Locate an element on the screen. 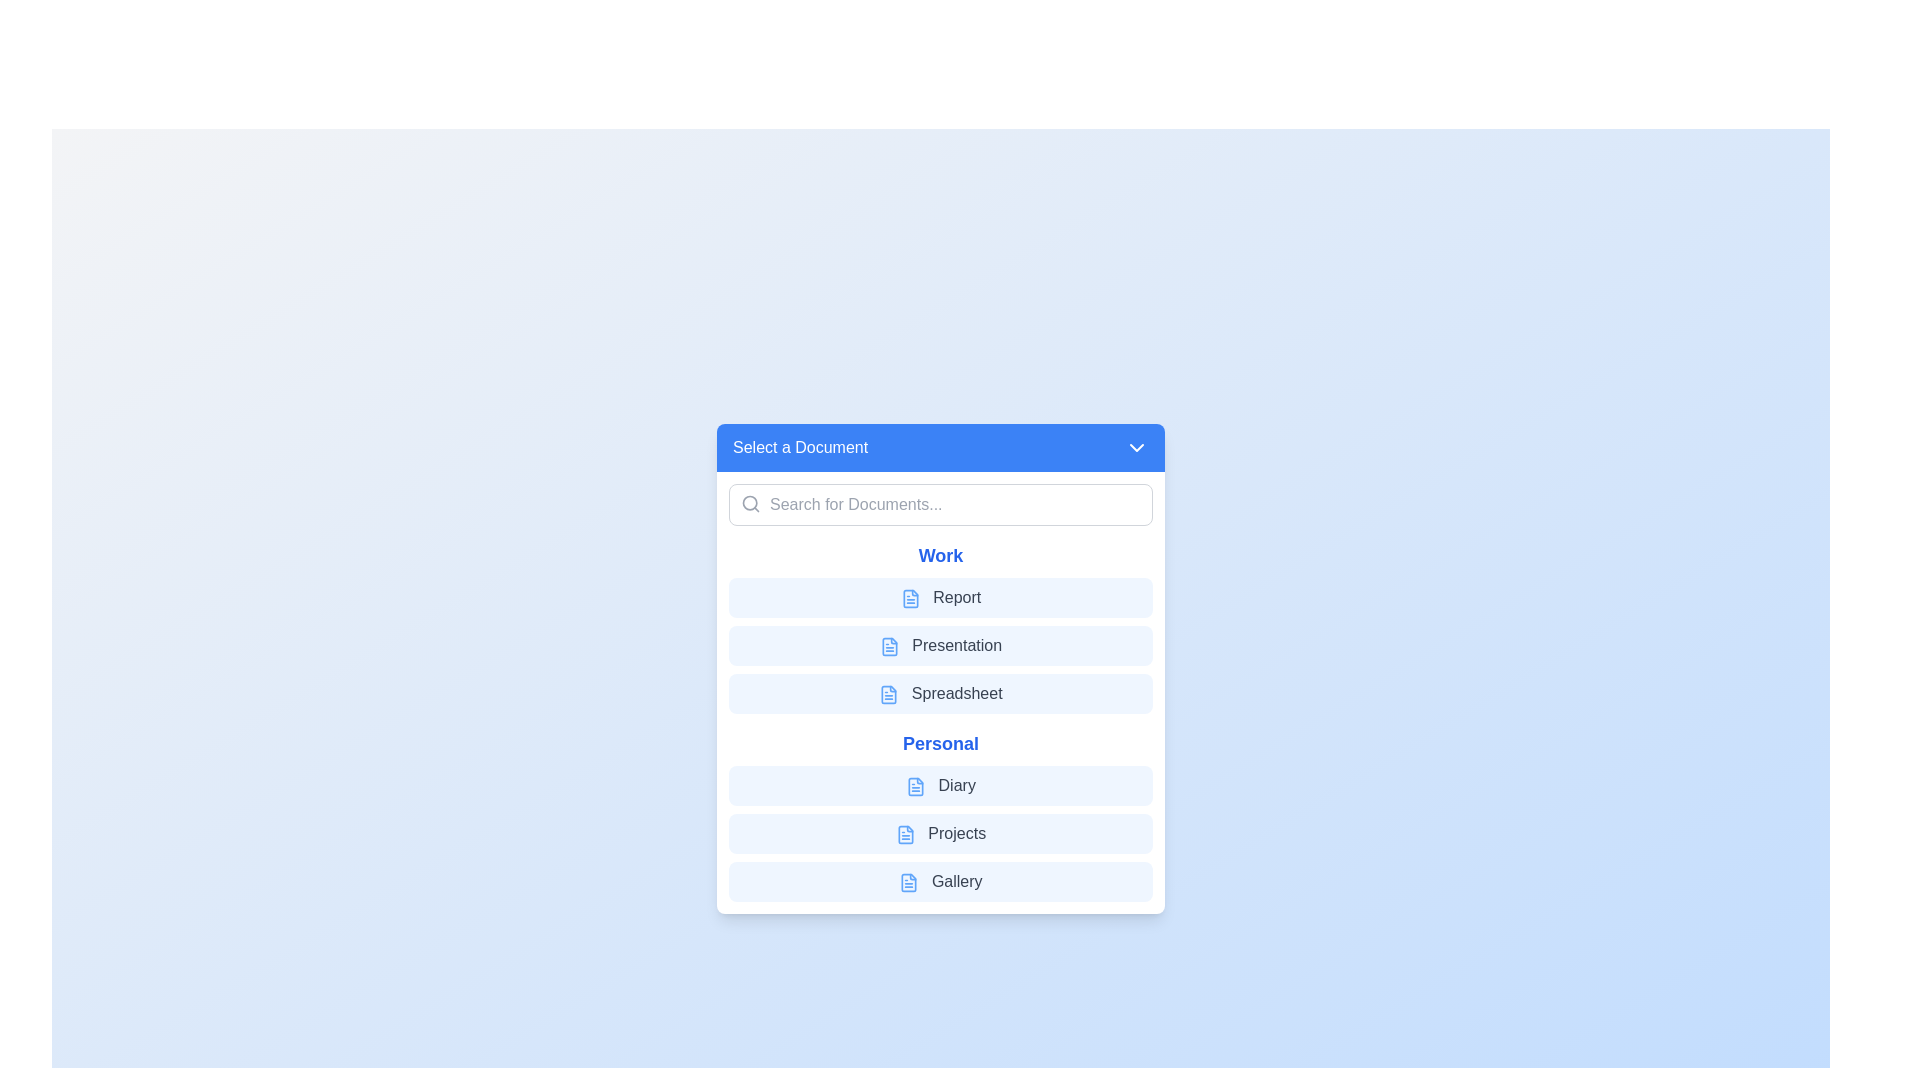 The image size is (1920, 1080). text of the 'Personal' label, which is a large, bold, bright blue text located in the center of a card-like modal interface is located at coordinates (939, 744).